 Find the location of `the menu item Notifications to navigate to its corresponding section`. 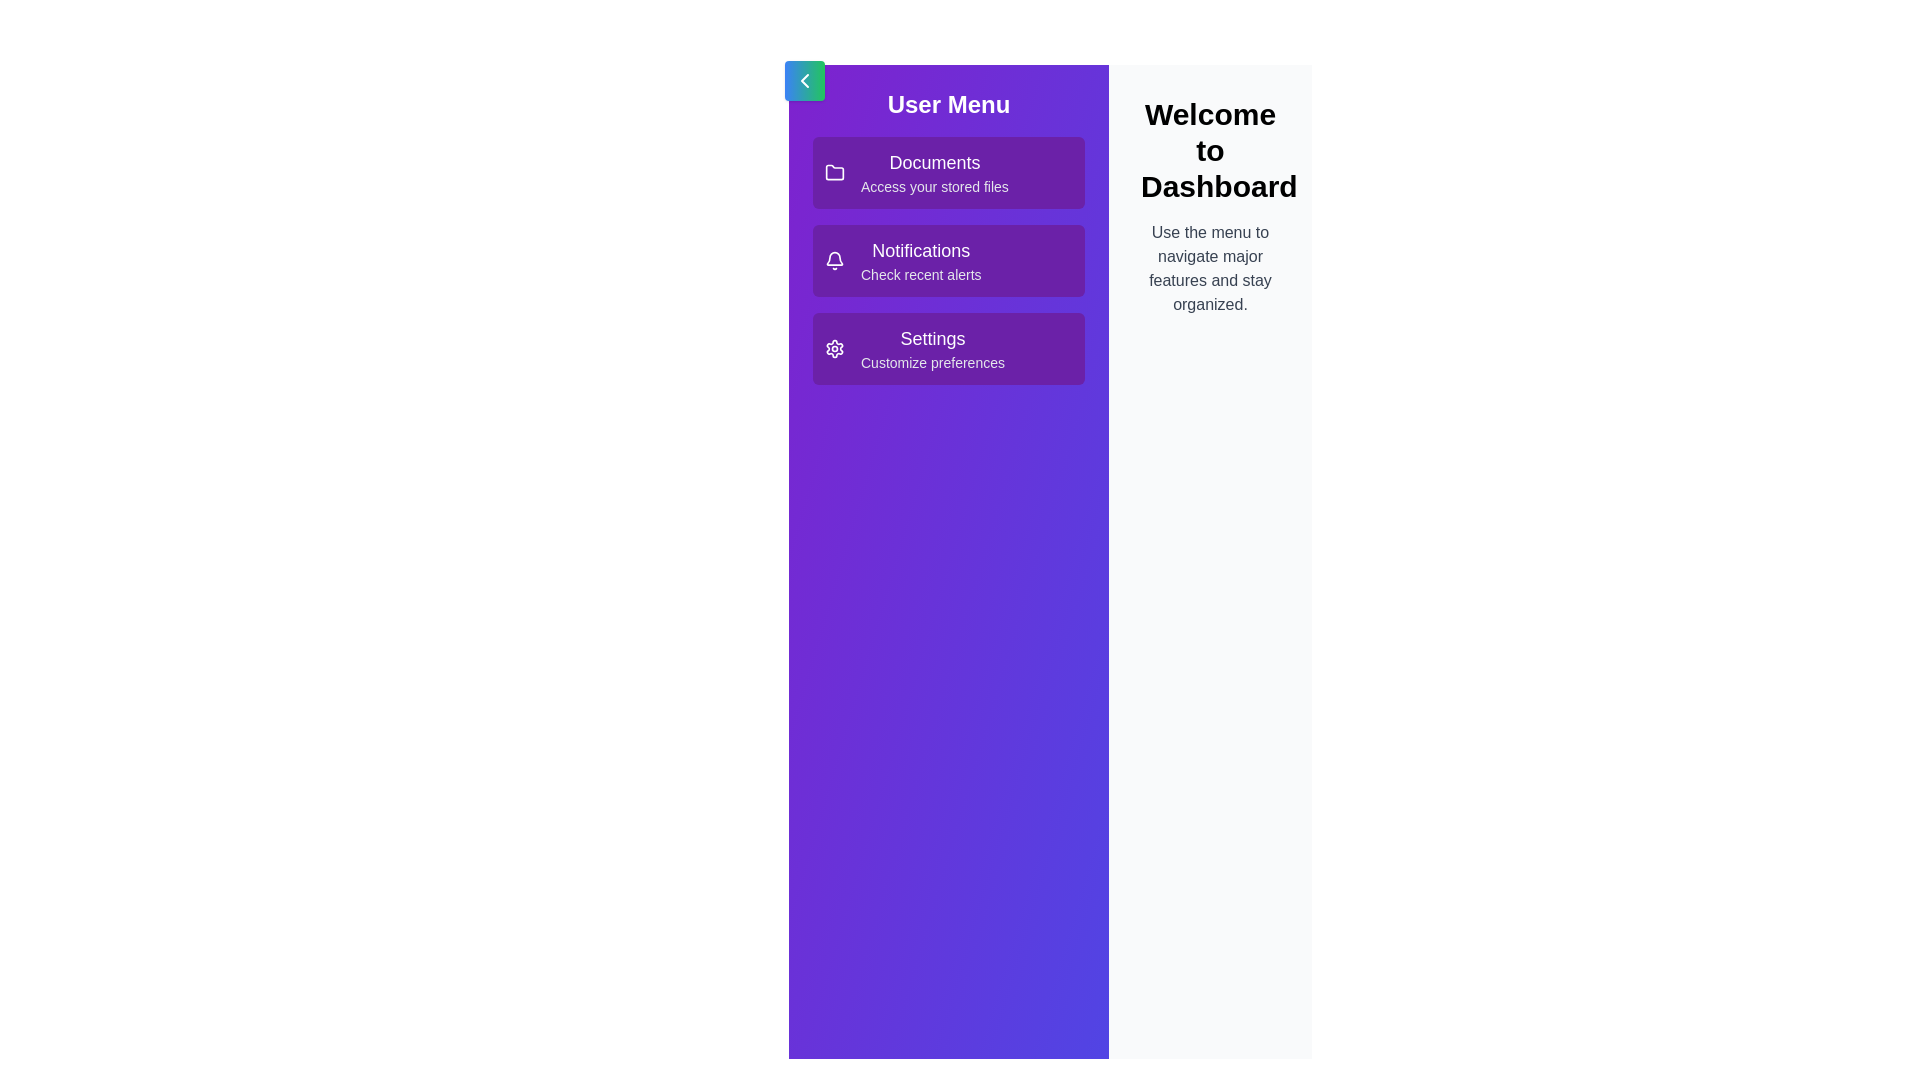

the menu item Notifications to navigate to its corresponding section is located at coordinates (948, 260).